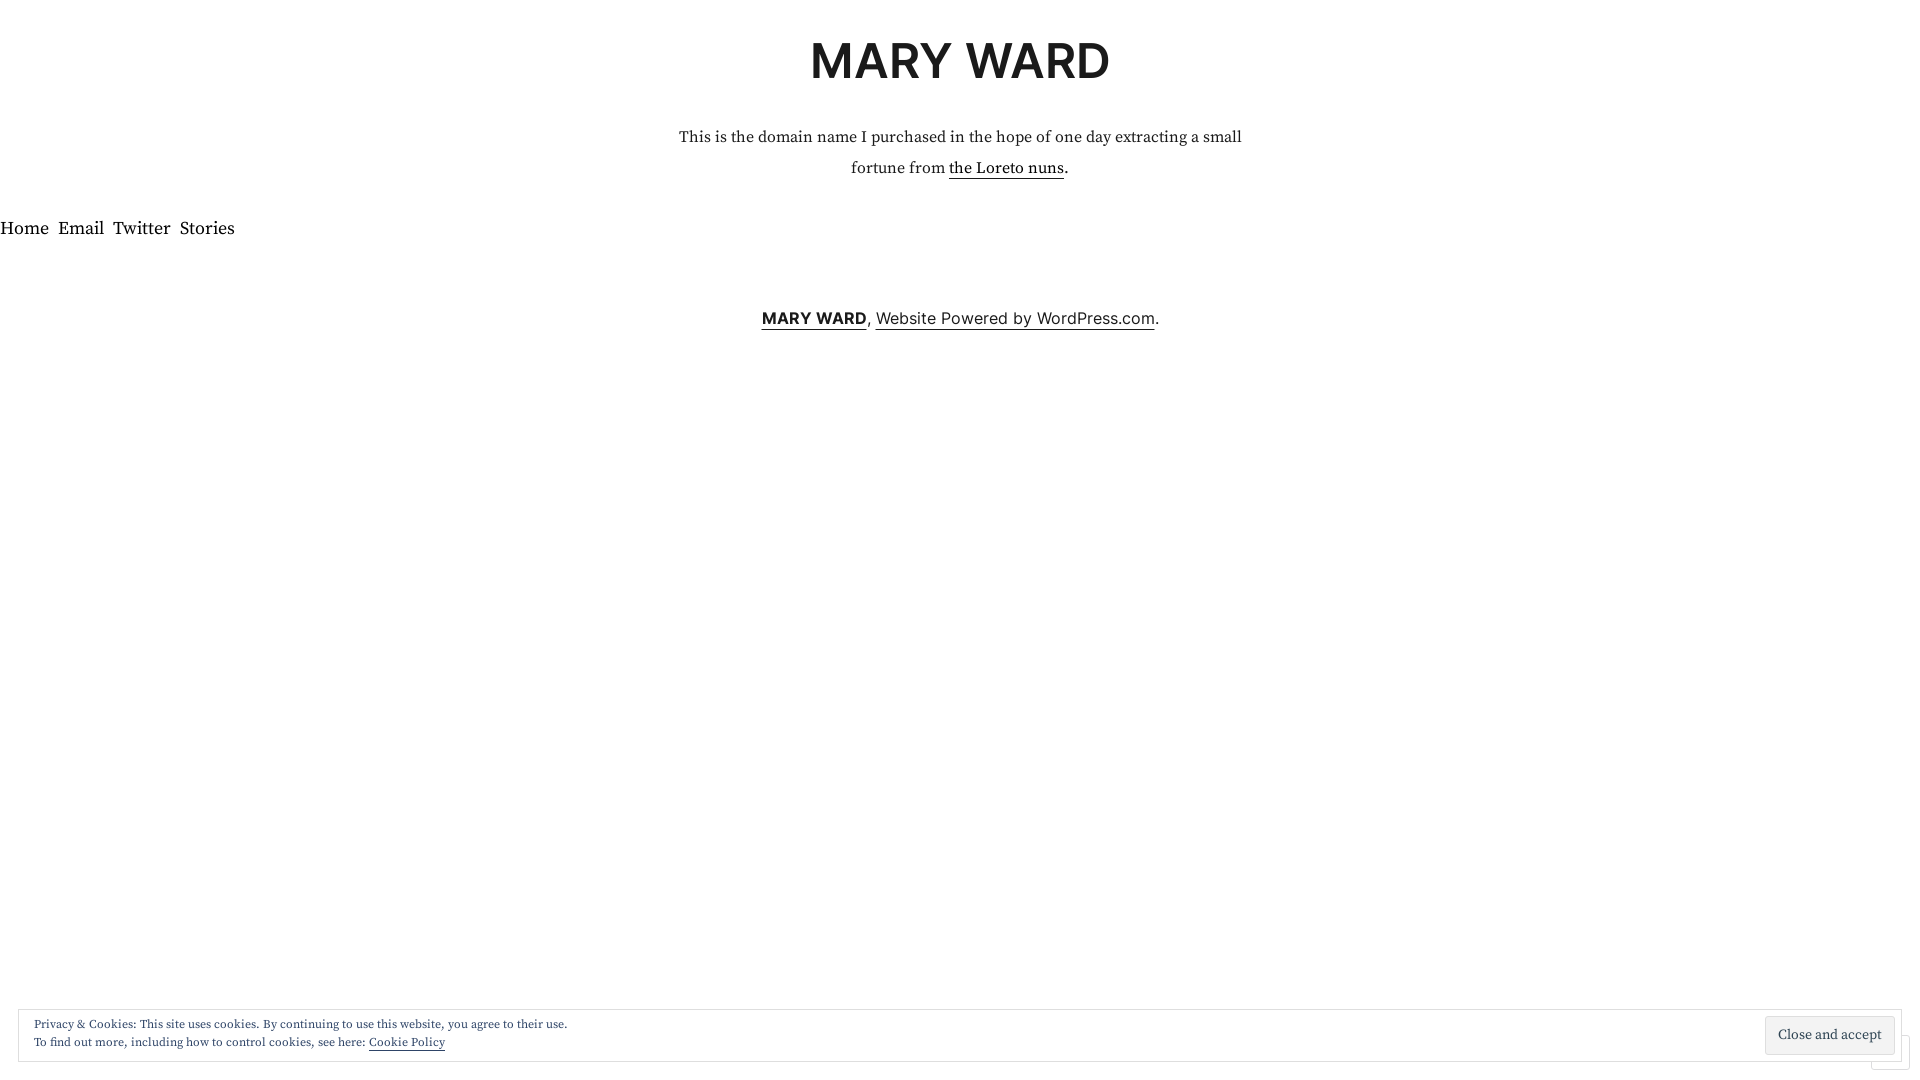  What do you see at coordinates (112, 229) in the screenshot?
I see `'Twitter'` at bounding box center [112, 229].